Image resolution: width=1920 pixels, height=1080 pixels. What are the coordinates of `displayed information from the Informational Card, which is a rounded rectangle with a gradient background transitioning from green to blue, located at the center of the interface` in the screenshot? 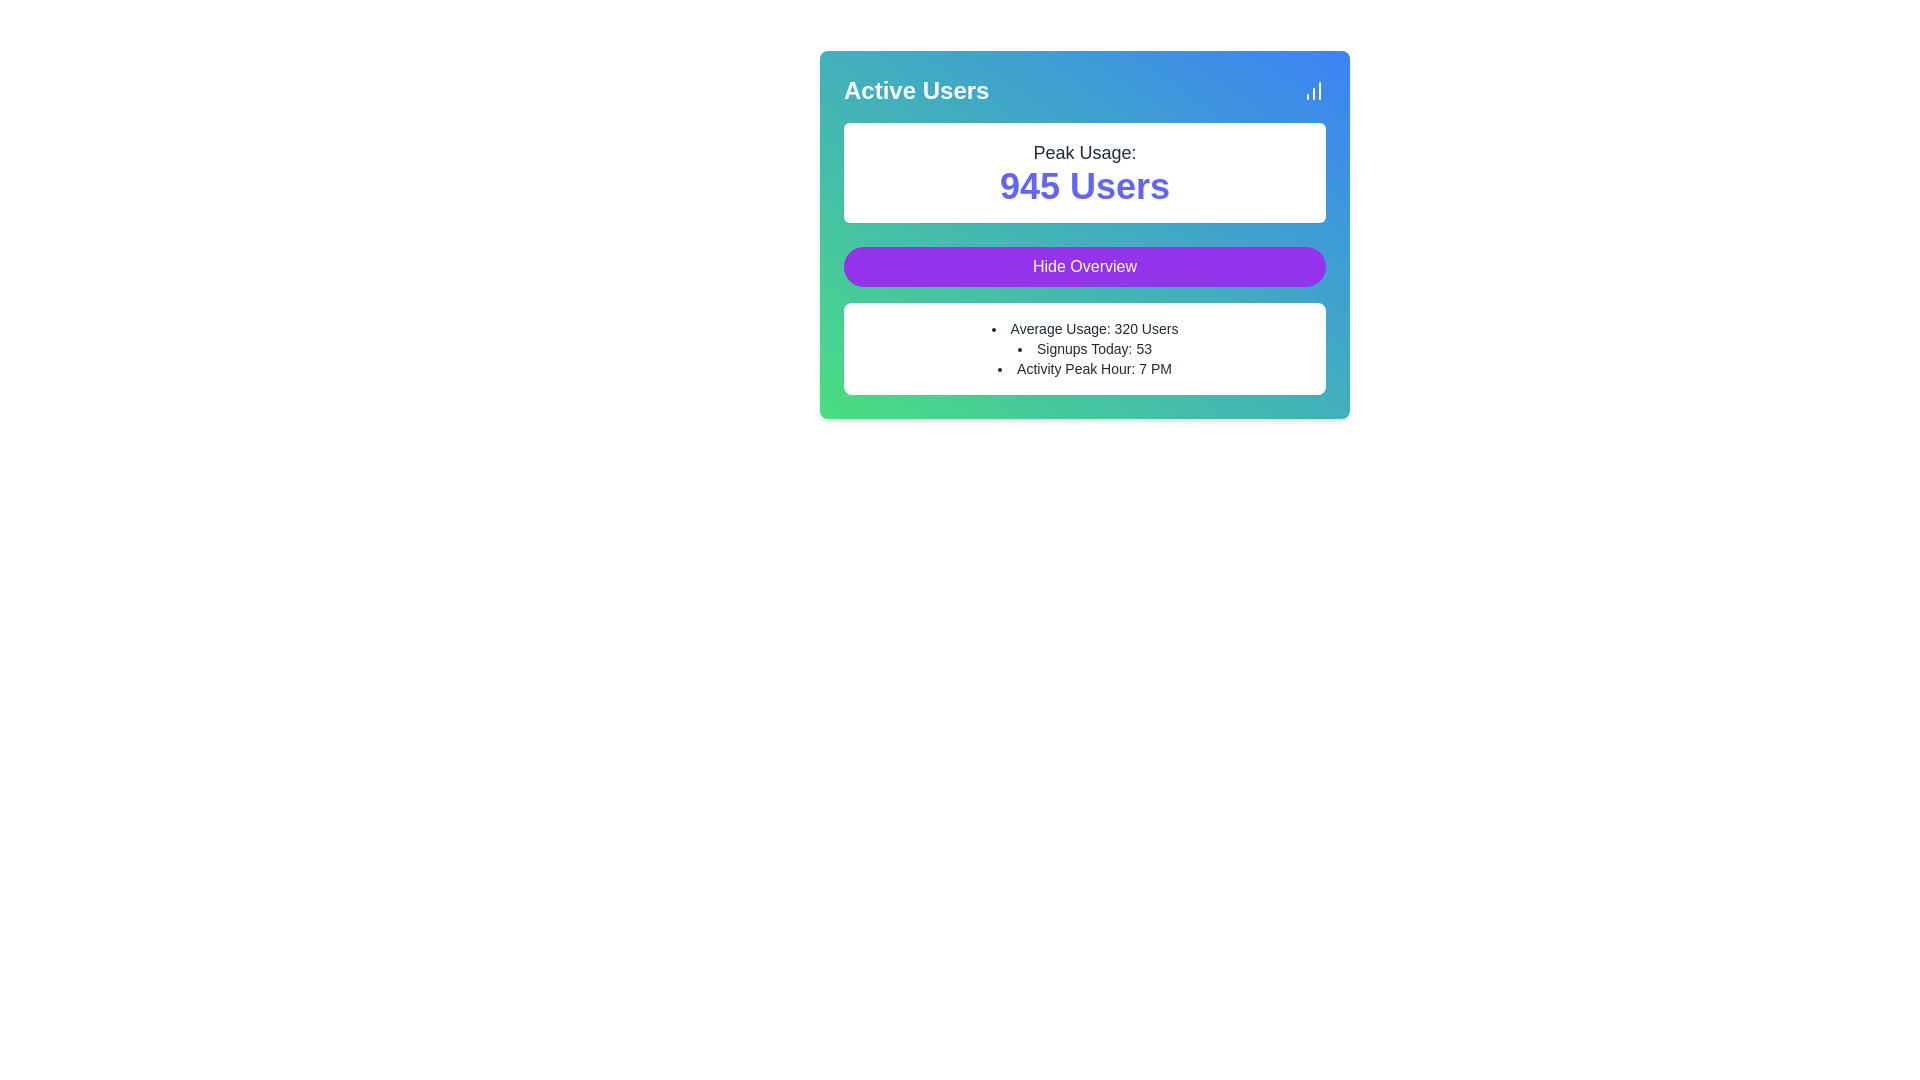 It's located at (1083, 234).